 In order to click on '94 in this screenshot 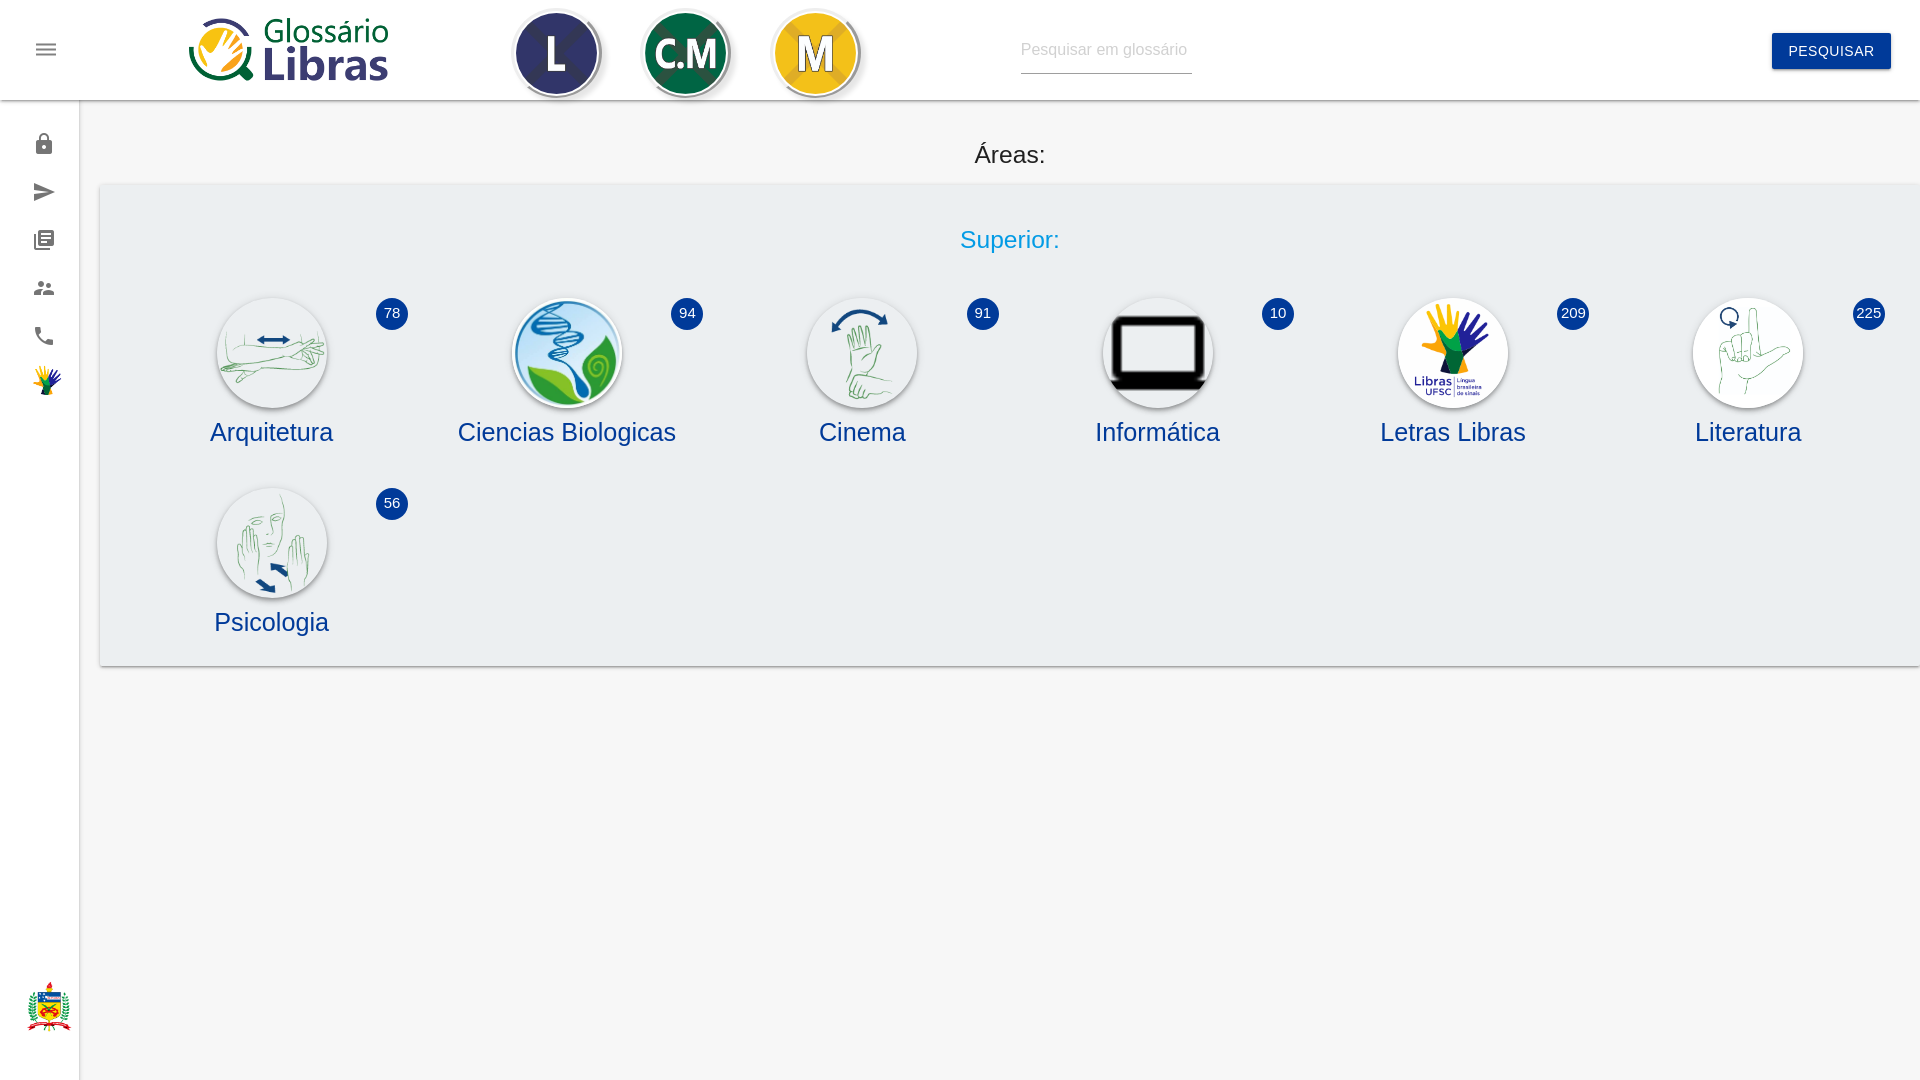, I will do `click(566, 422)`.